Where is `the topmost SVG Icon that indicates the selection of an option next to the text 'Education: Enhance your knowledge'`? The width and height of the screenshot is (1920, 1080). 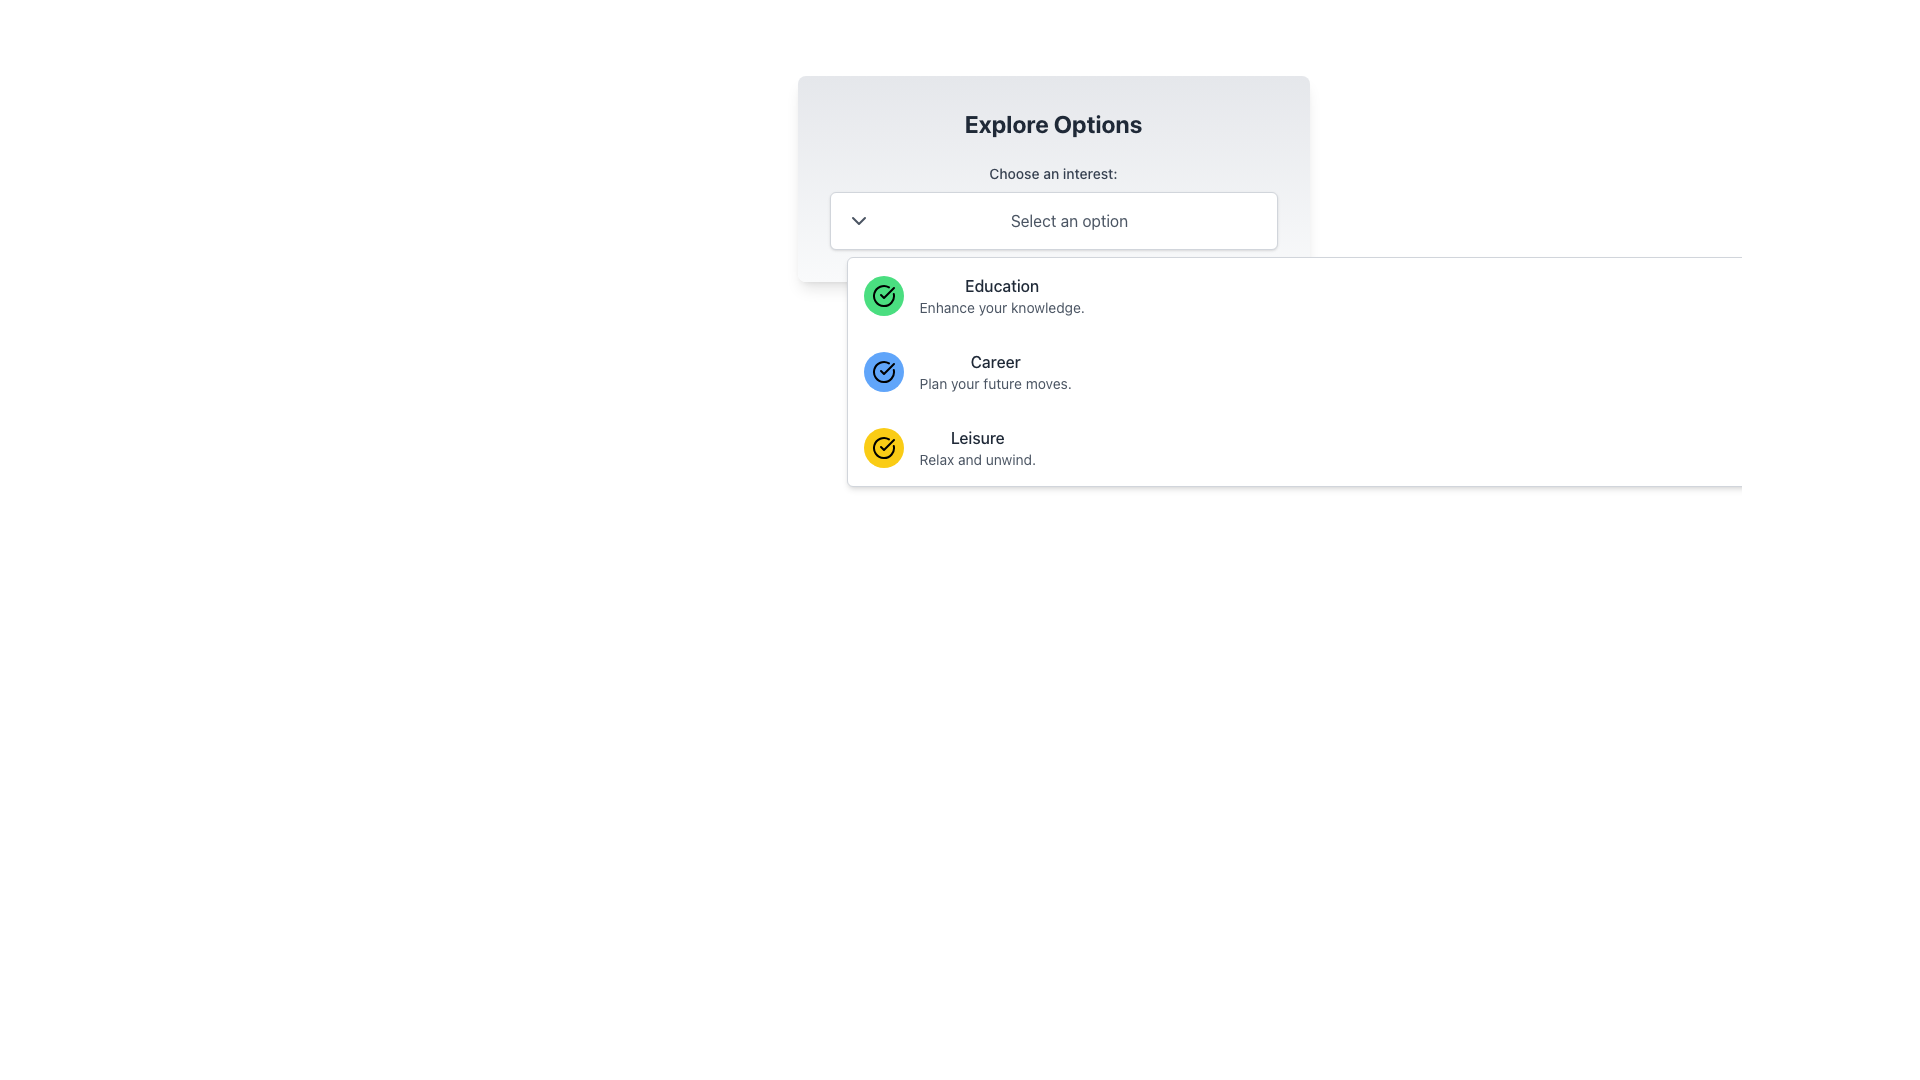 the topmost SVG Icon that indicates the selection of an option next to the text 'Education: Enhance your knowledge' is located at coordinates (882, 296).